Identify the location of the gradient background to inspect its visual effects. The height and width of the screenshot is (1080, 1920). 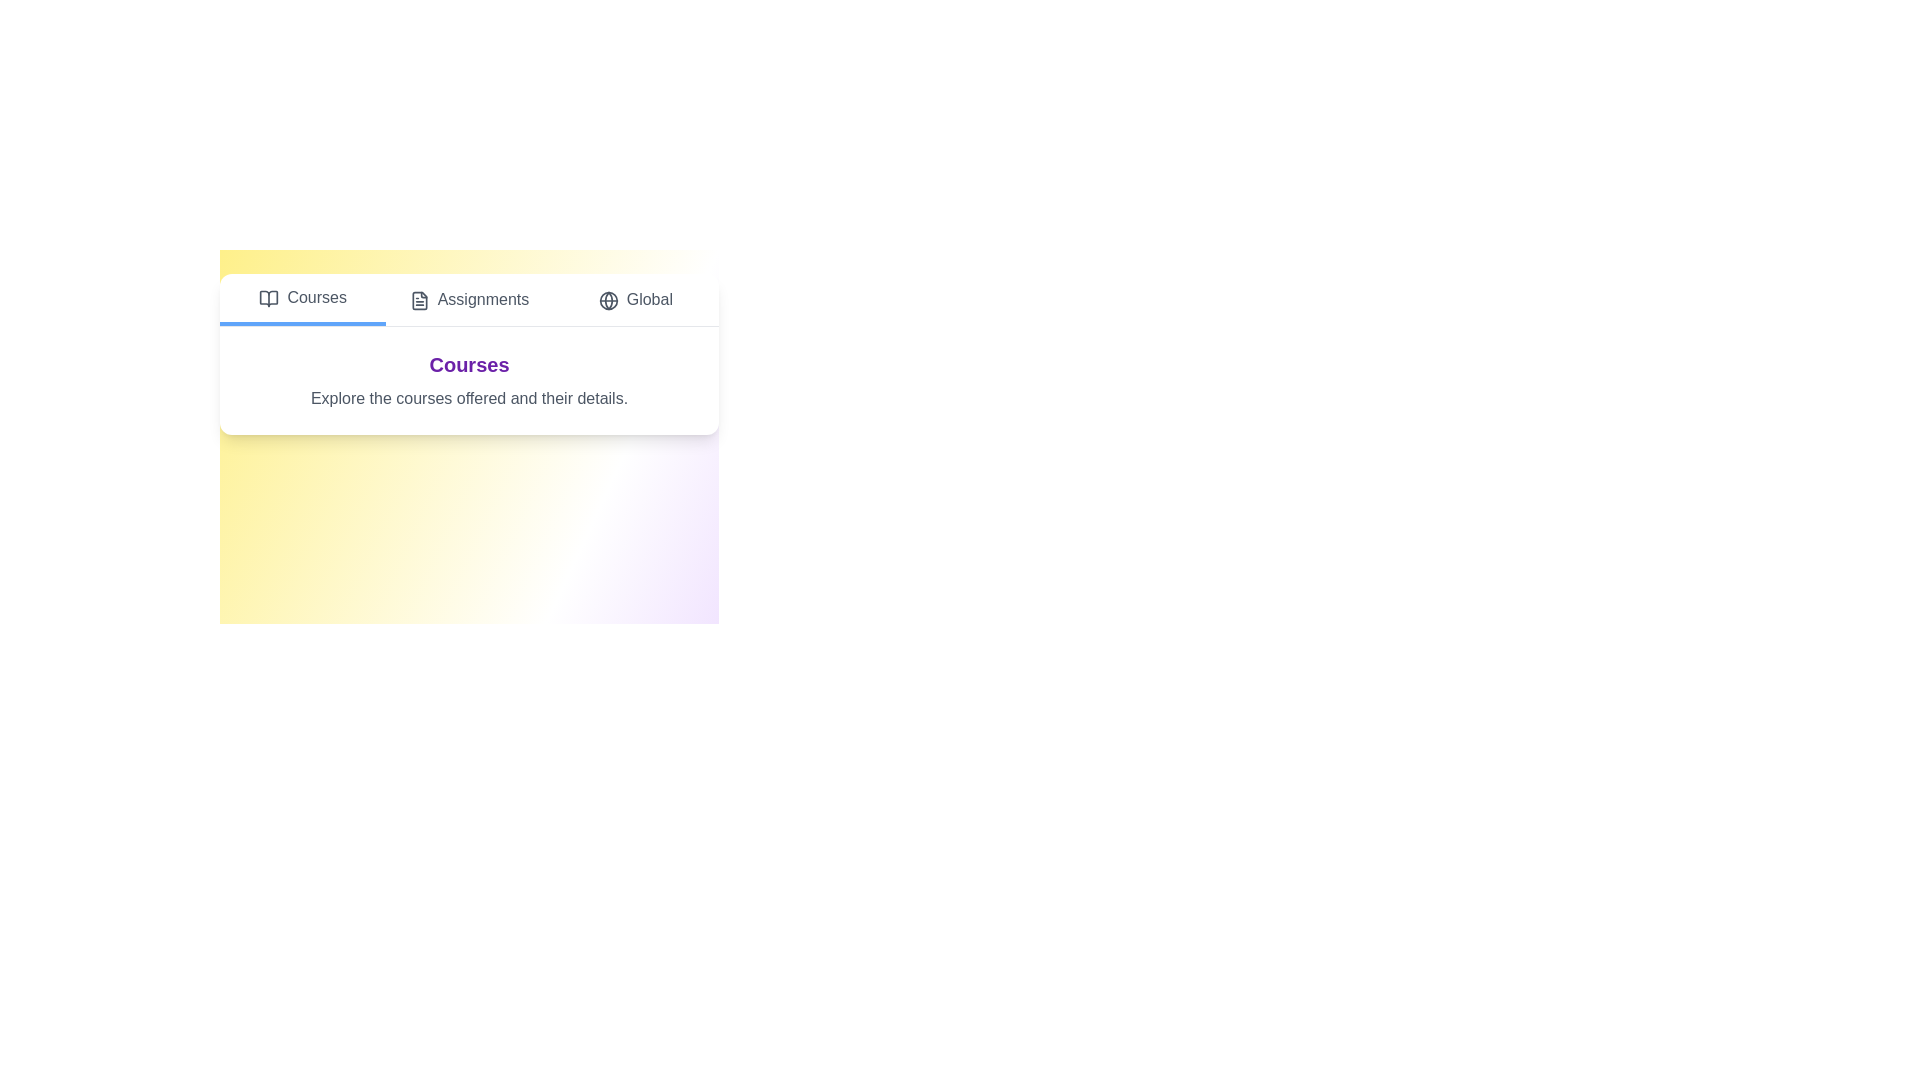
(468, 789).